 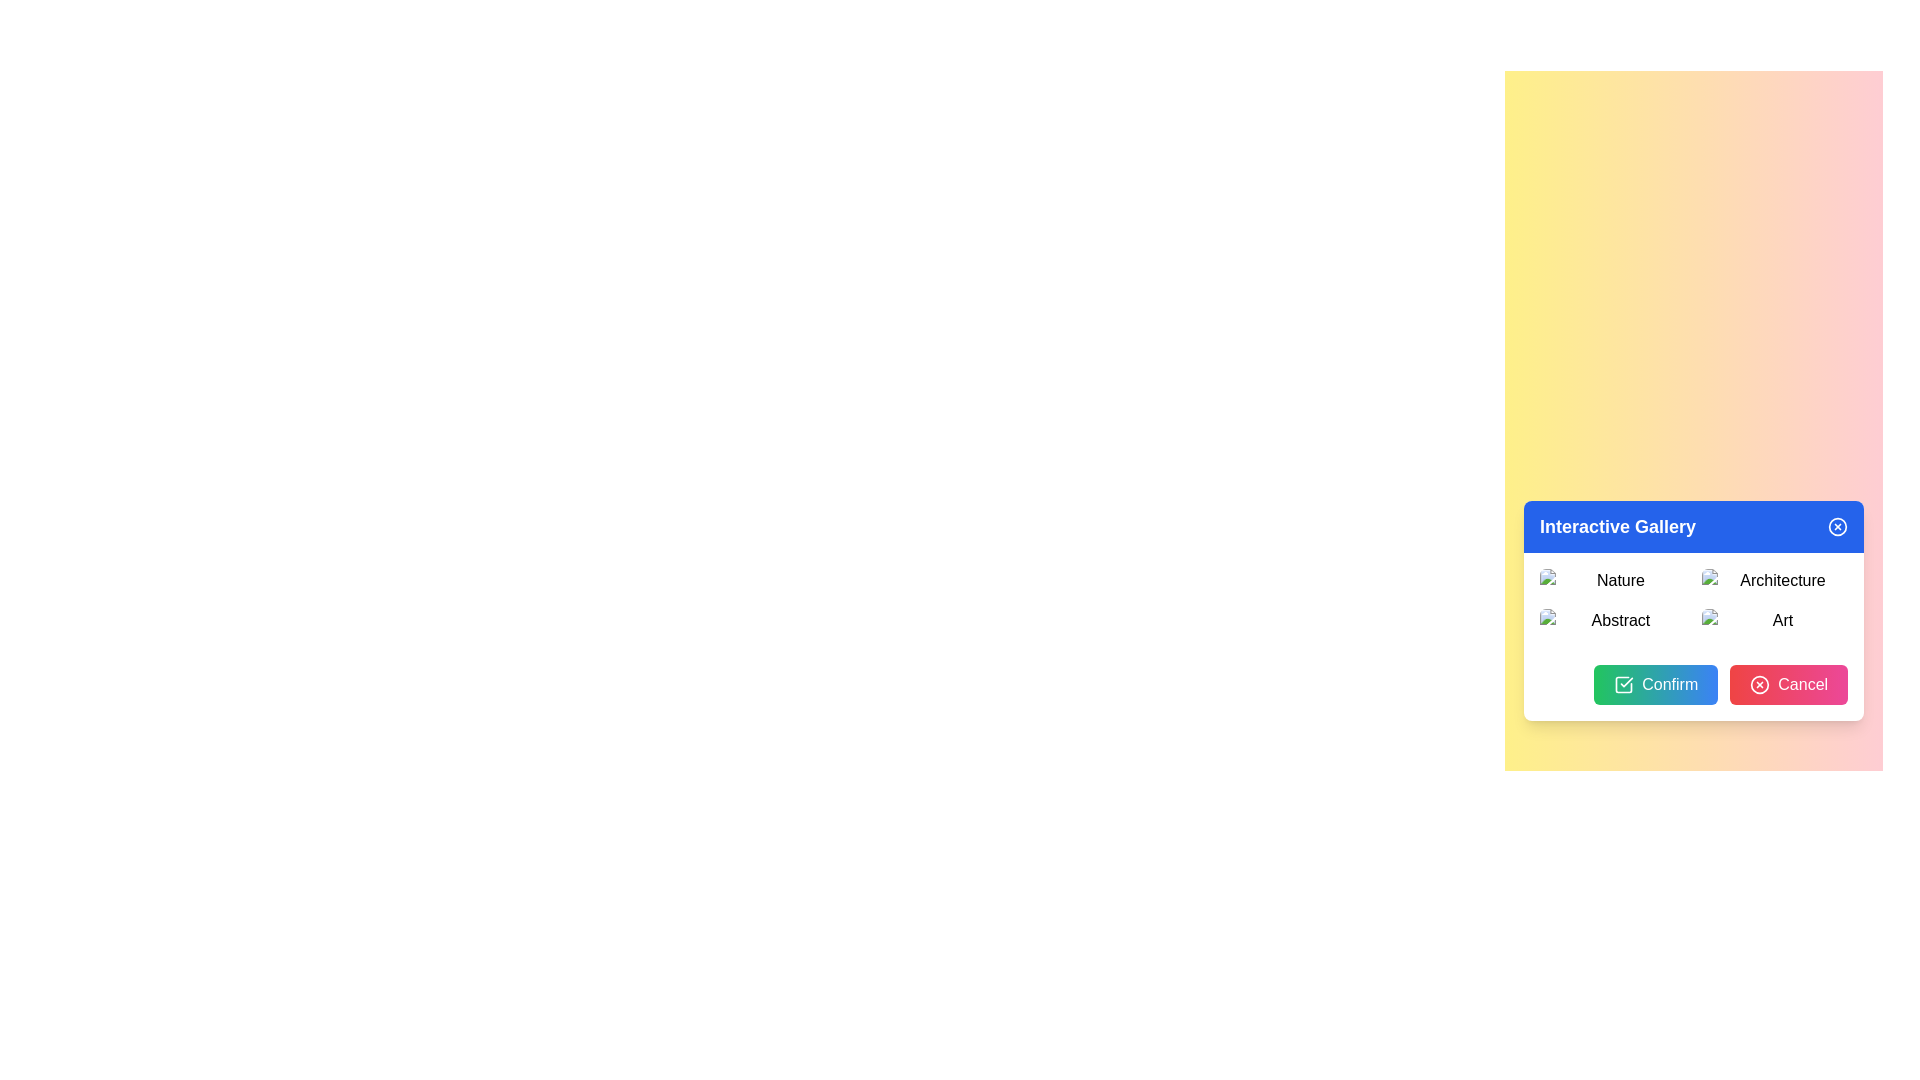 I want to click on the small square icon with a checkmark inside it located to the left of the 'Confirm' button text at the bottom left corner of the dialog box, so click(x=1624, y=684).